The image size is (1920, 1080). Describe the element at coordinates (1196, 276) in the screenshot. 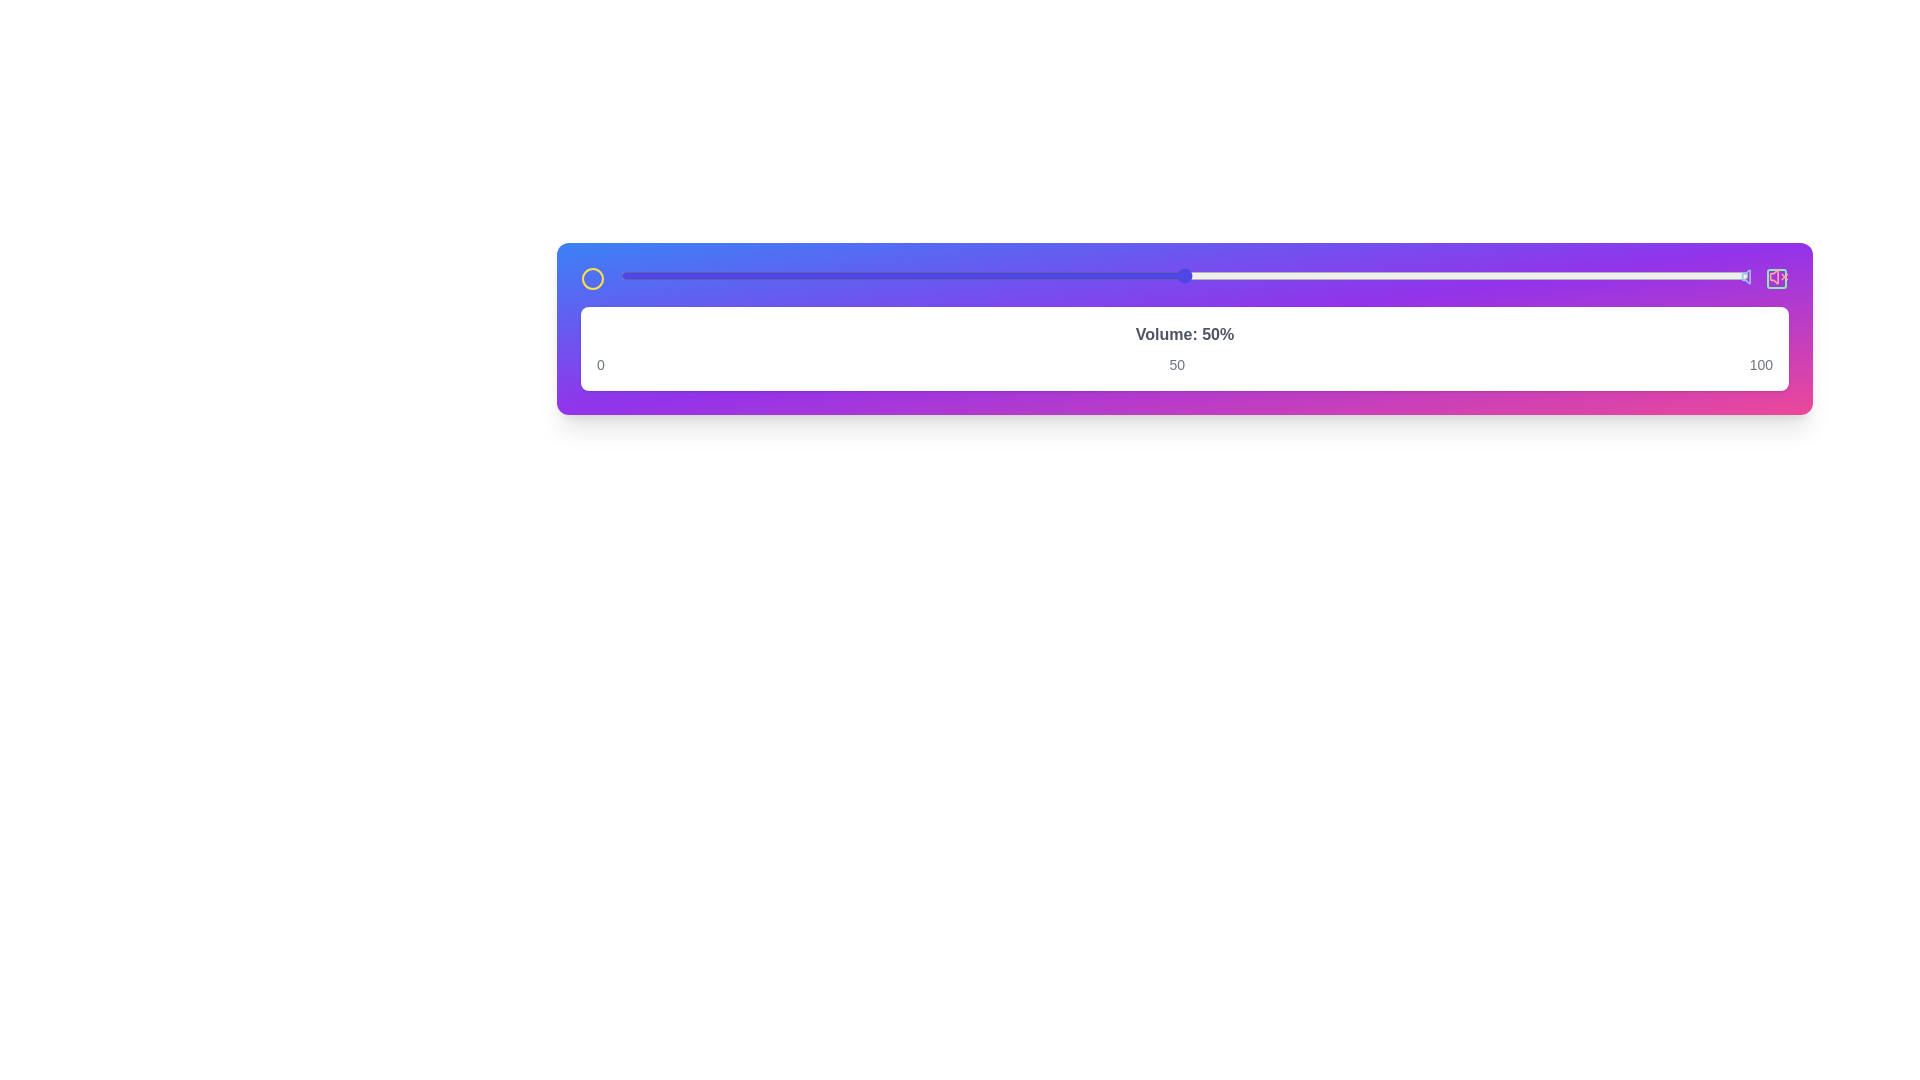

I see `the slider to 51%` at that location.